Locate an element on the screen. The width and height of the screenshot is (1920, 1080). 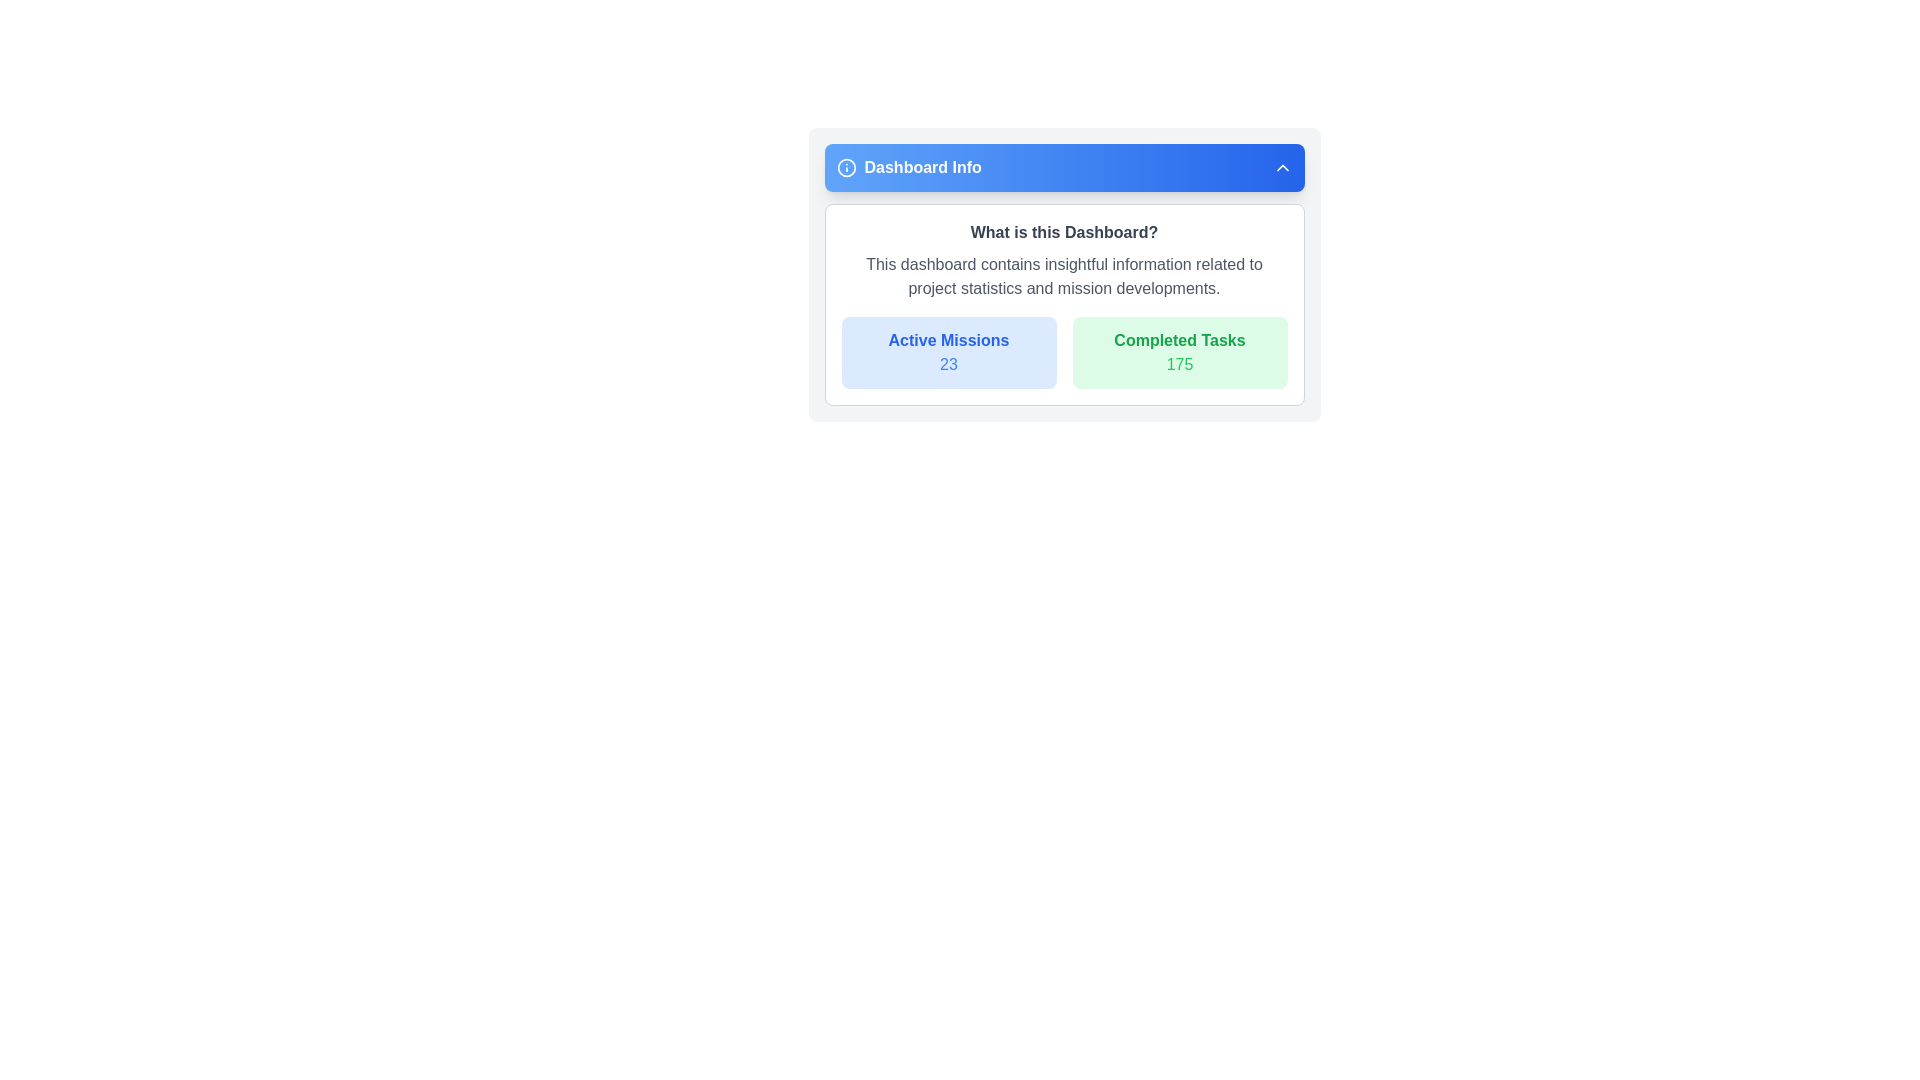
the Informative card with metric blocks that displays 'Active Missions' and 'Completed Tasks' statistics, located within the card labeled 'What is this Dashboard?' is located at coordinates (1063, 352).